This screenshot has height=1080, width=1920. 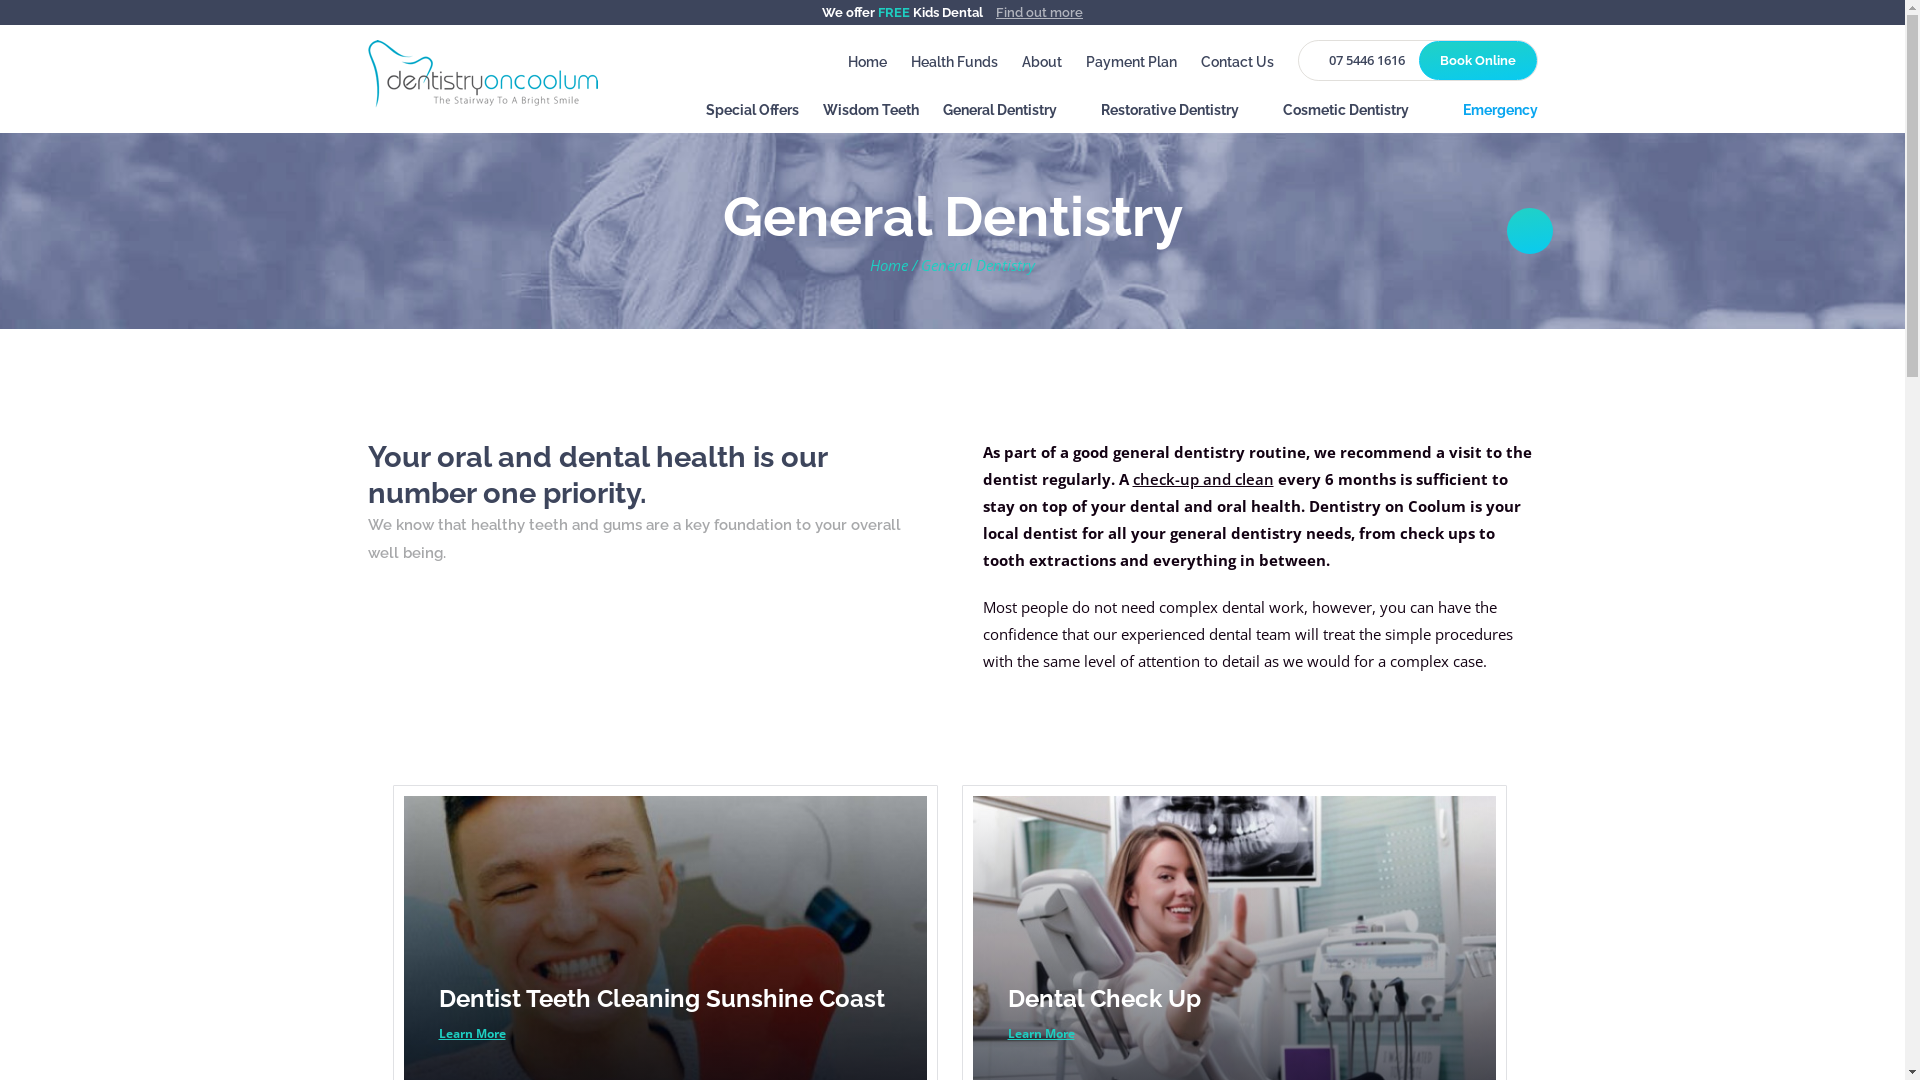 What do you see at coordinates (1039, 12) in the screenshot?
I see `'Find out more'` at bounding box center [1039, 12].